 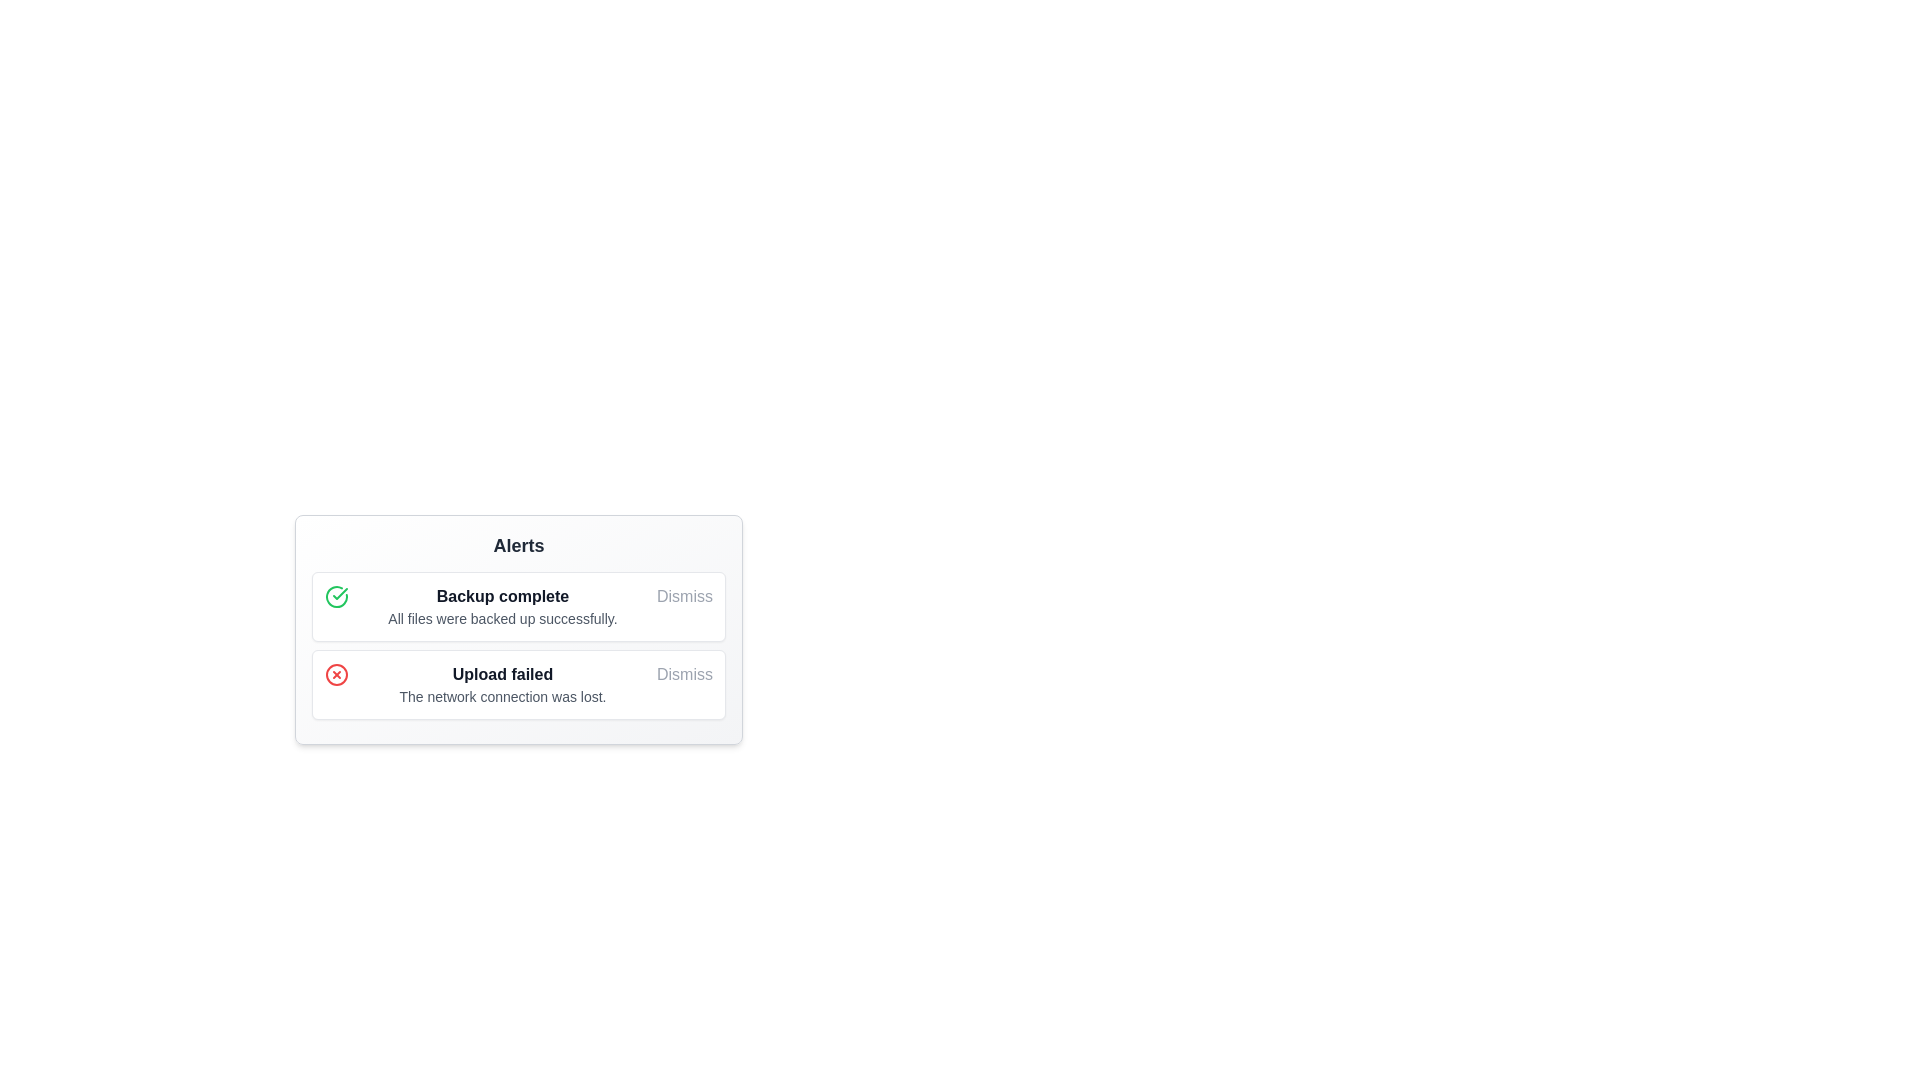 I want to click on the text label displaying 'The network connection was lost.' located beneath the 'Upload failed' header in the Alerts section, so click(x=503, y=696).